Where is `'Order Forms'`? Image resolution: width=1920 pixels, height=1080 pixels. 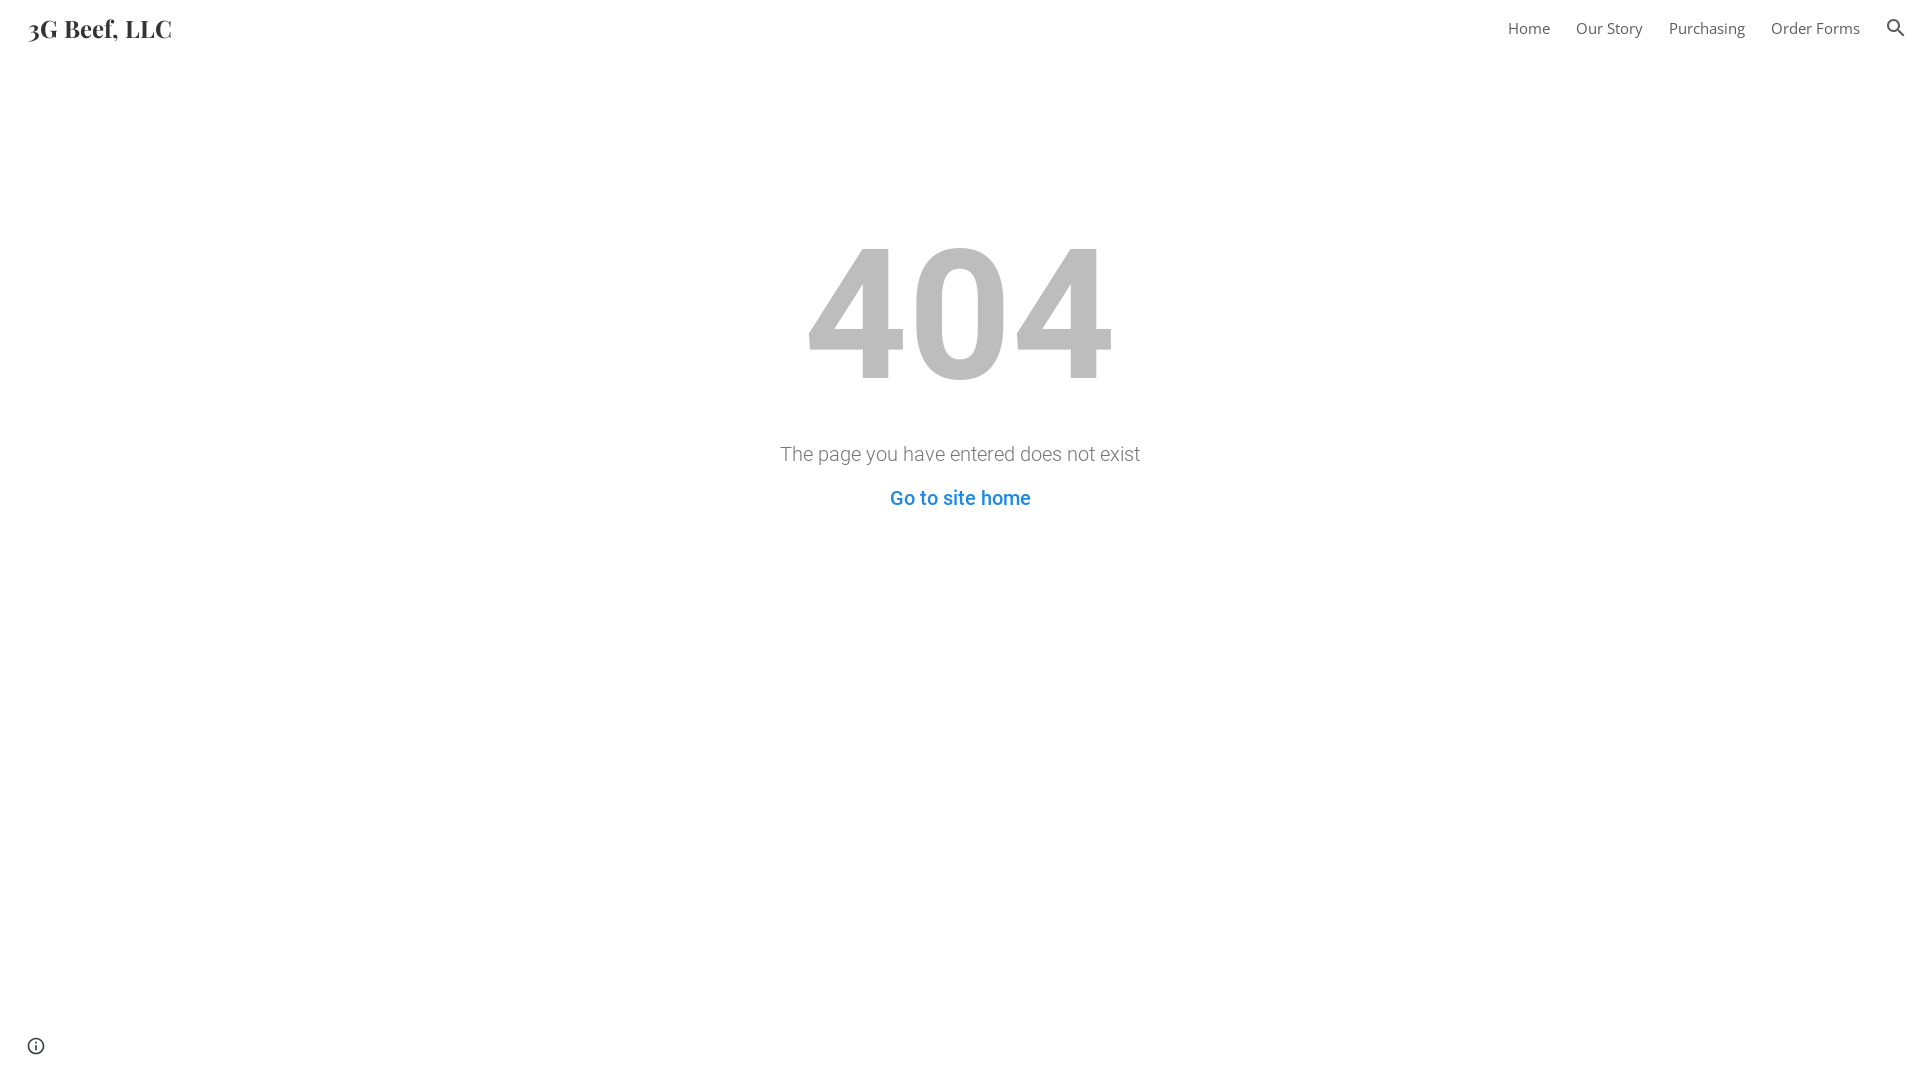 'Order Forms' is located at coordinates (1815, 27).